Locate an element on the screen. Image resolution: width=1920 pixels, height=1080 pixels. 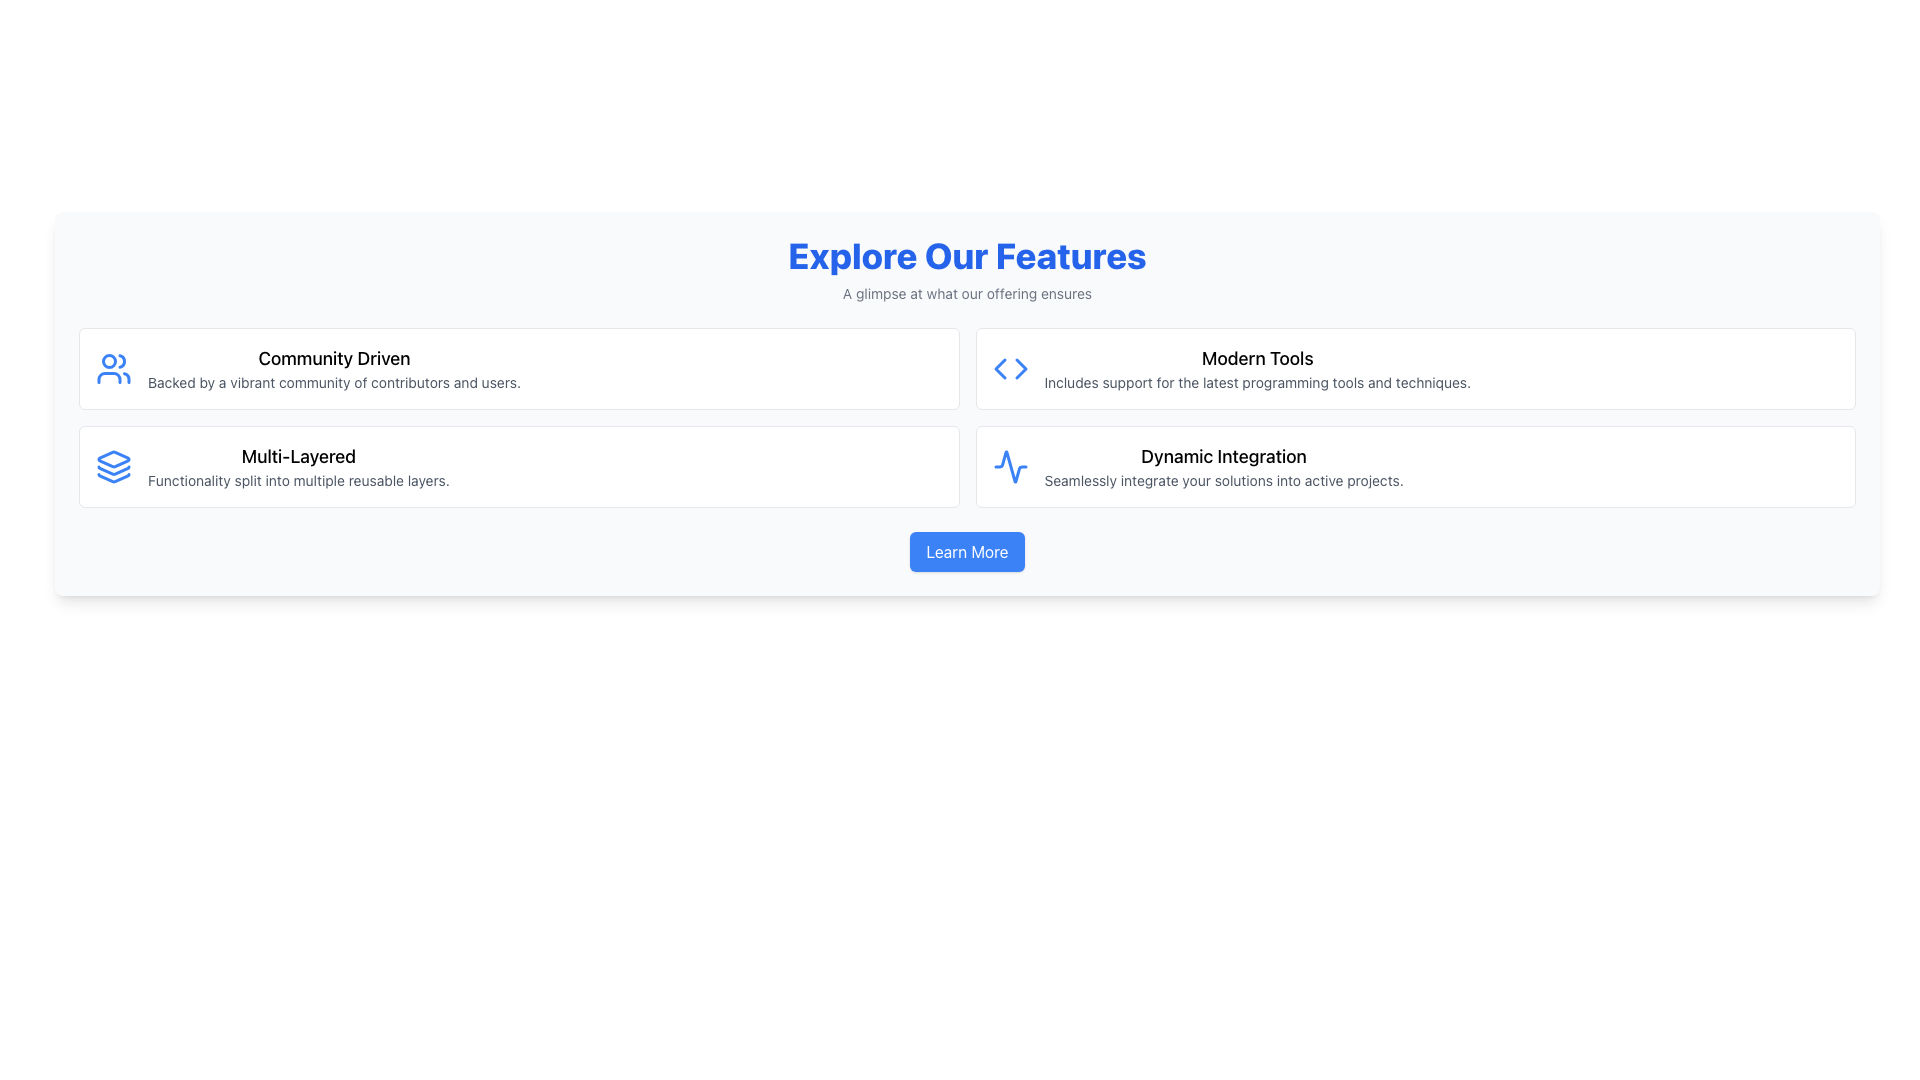
the blue wave pattern icon located to the left of the 'Dynamic Integration' text in the lower-right section of the grid layout is located at coordinates (1010, 466).